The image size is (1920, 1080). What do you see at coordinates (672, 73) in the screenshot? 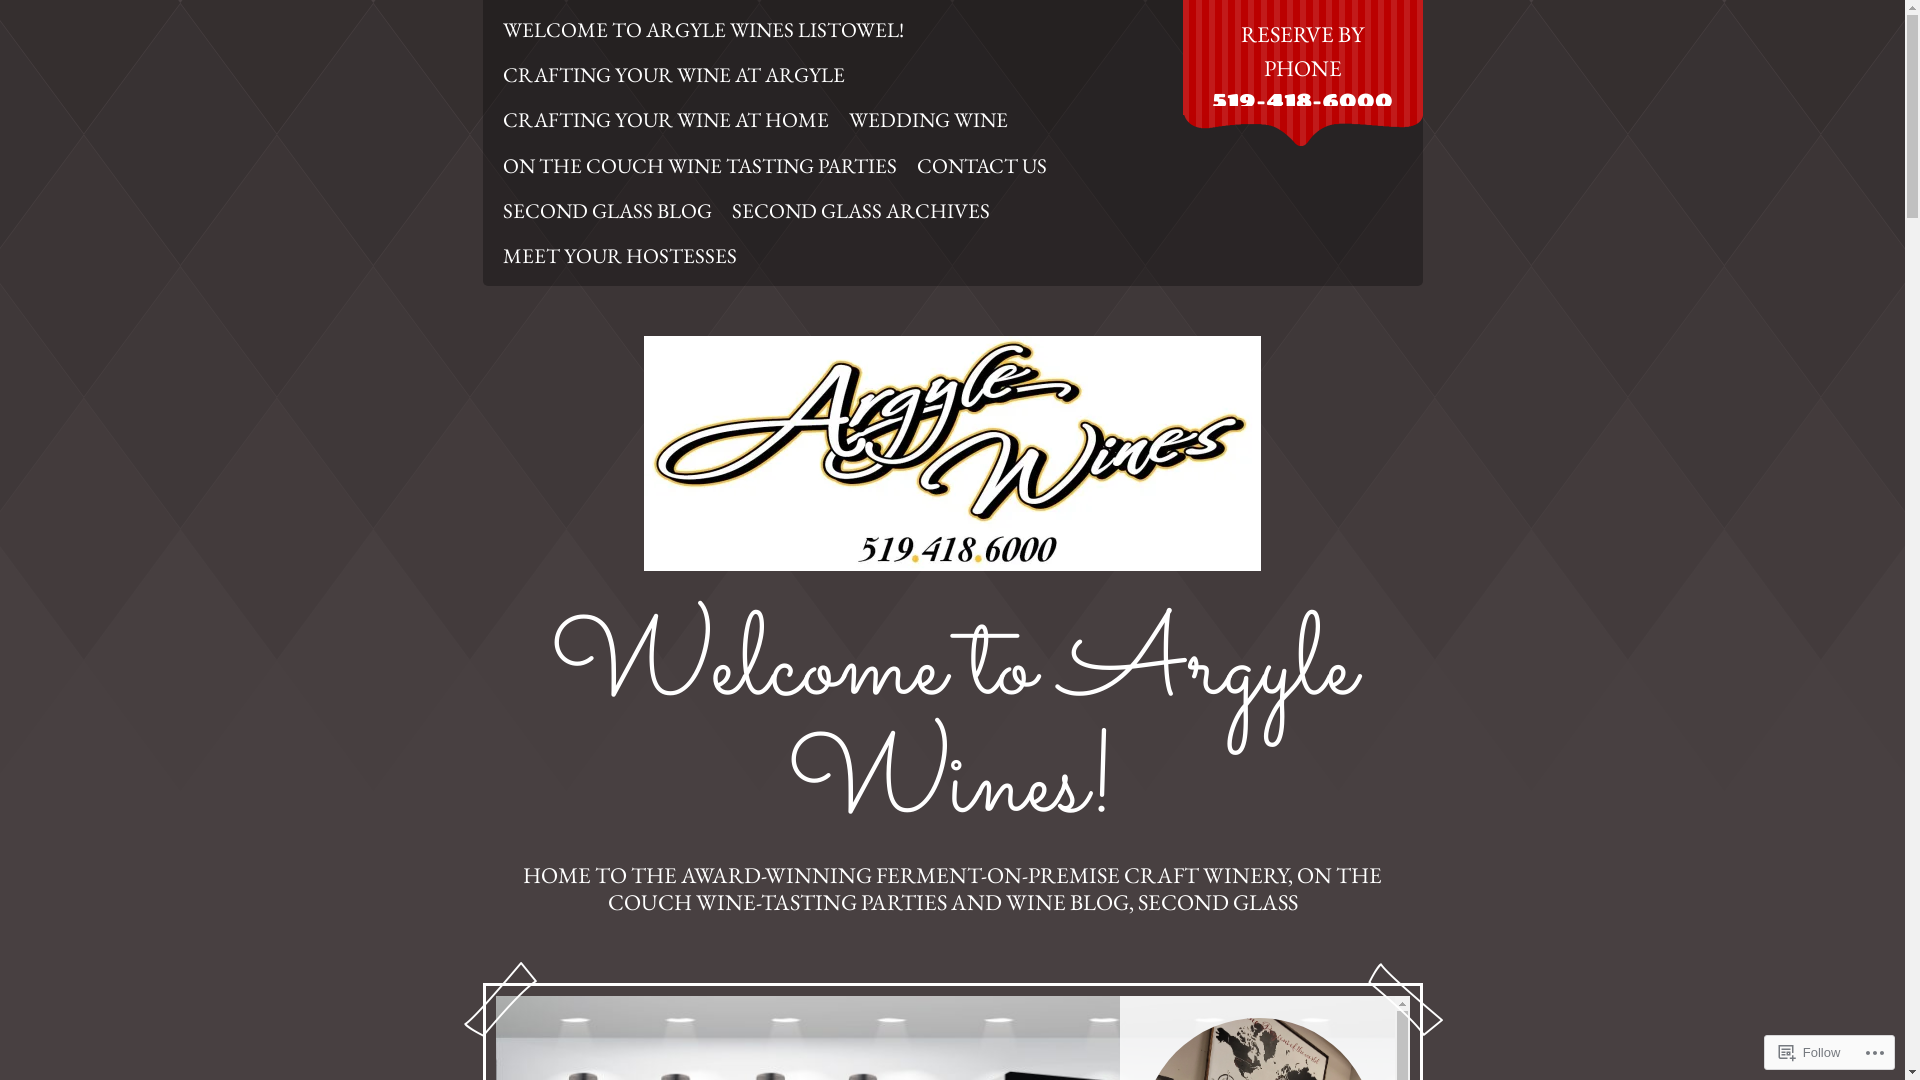
I see `'CRAFTING YOUR WINE AT ARGYLE'` at bounding box center [672, 73].